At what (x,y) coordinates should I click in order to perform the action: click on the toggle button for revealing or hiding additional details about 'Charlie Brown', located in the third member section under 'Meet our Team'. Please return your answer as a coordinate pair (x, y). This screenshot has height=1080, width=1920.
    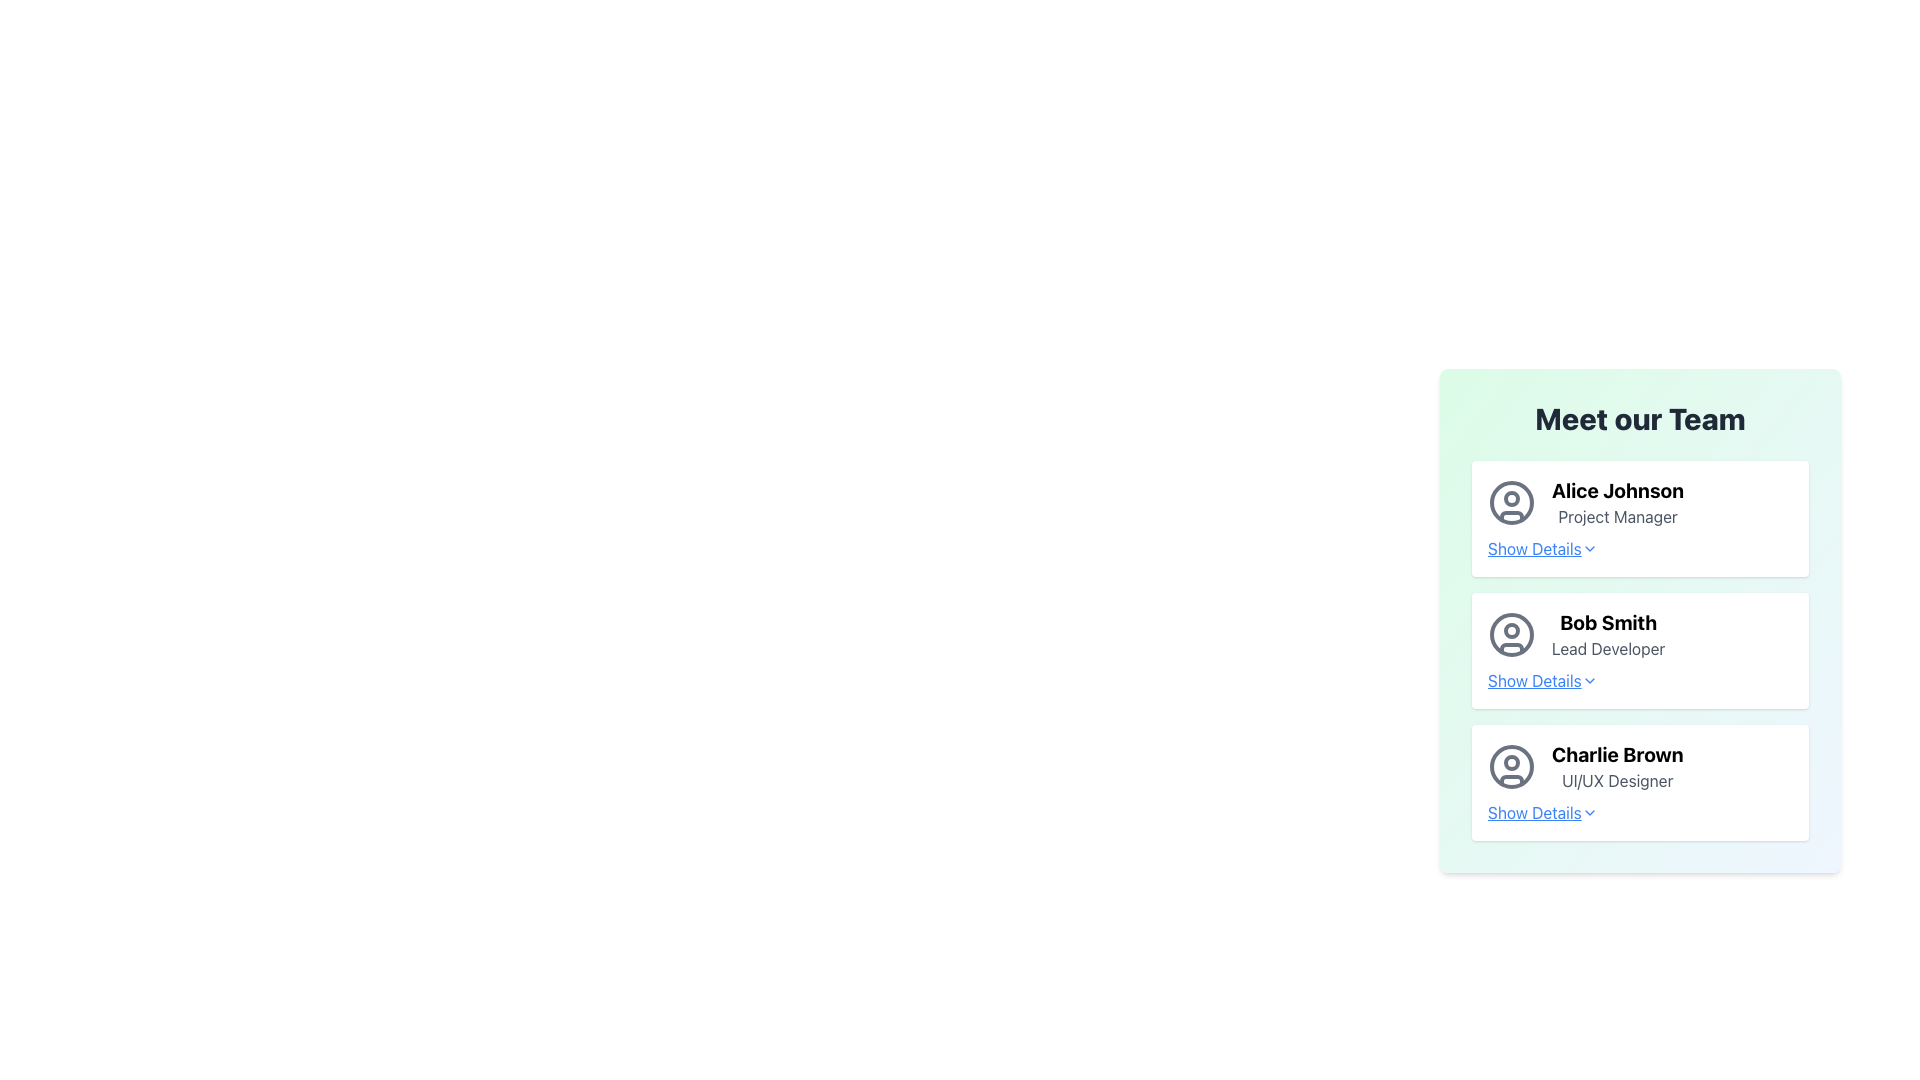
    Looking at the image, I should click on (1541, 813).